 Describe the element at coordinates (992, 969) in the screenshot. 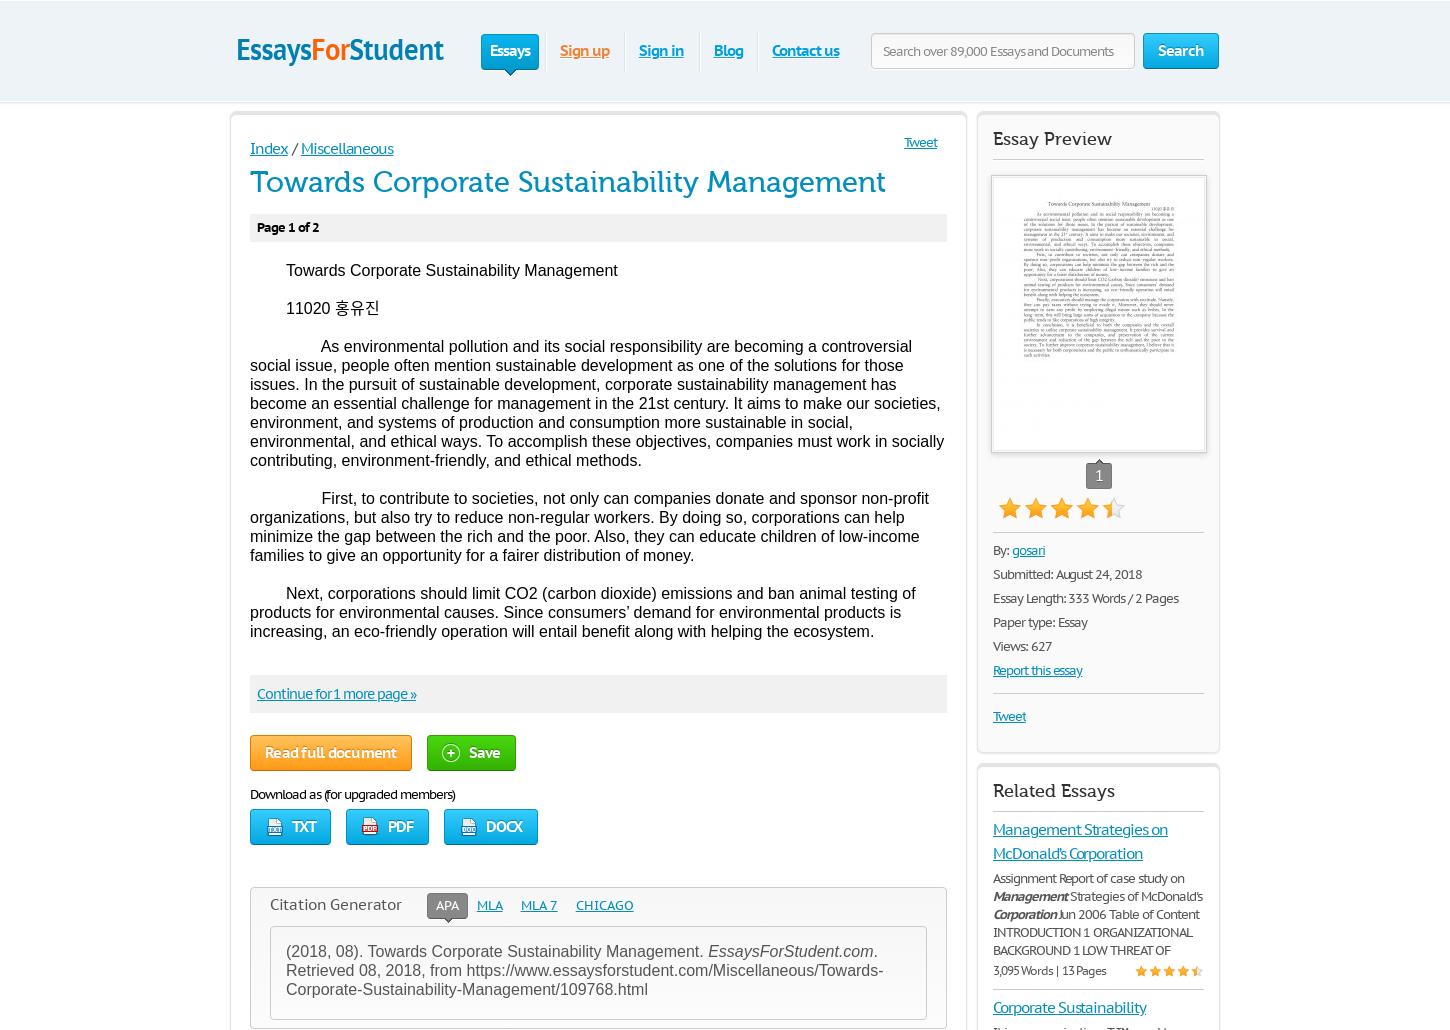

I see `'3,095 Words  |  13 Pages'` at that location.